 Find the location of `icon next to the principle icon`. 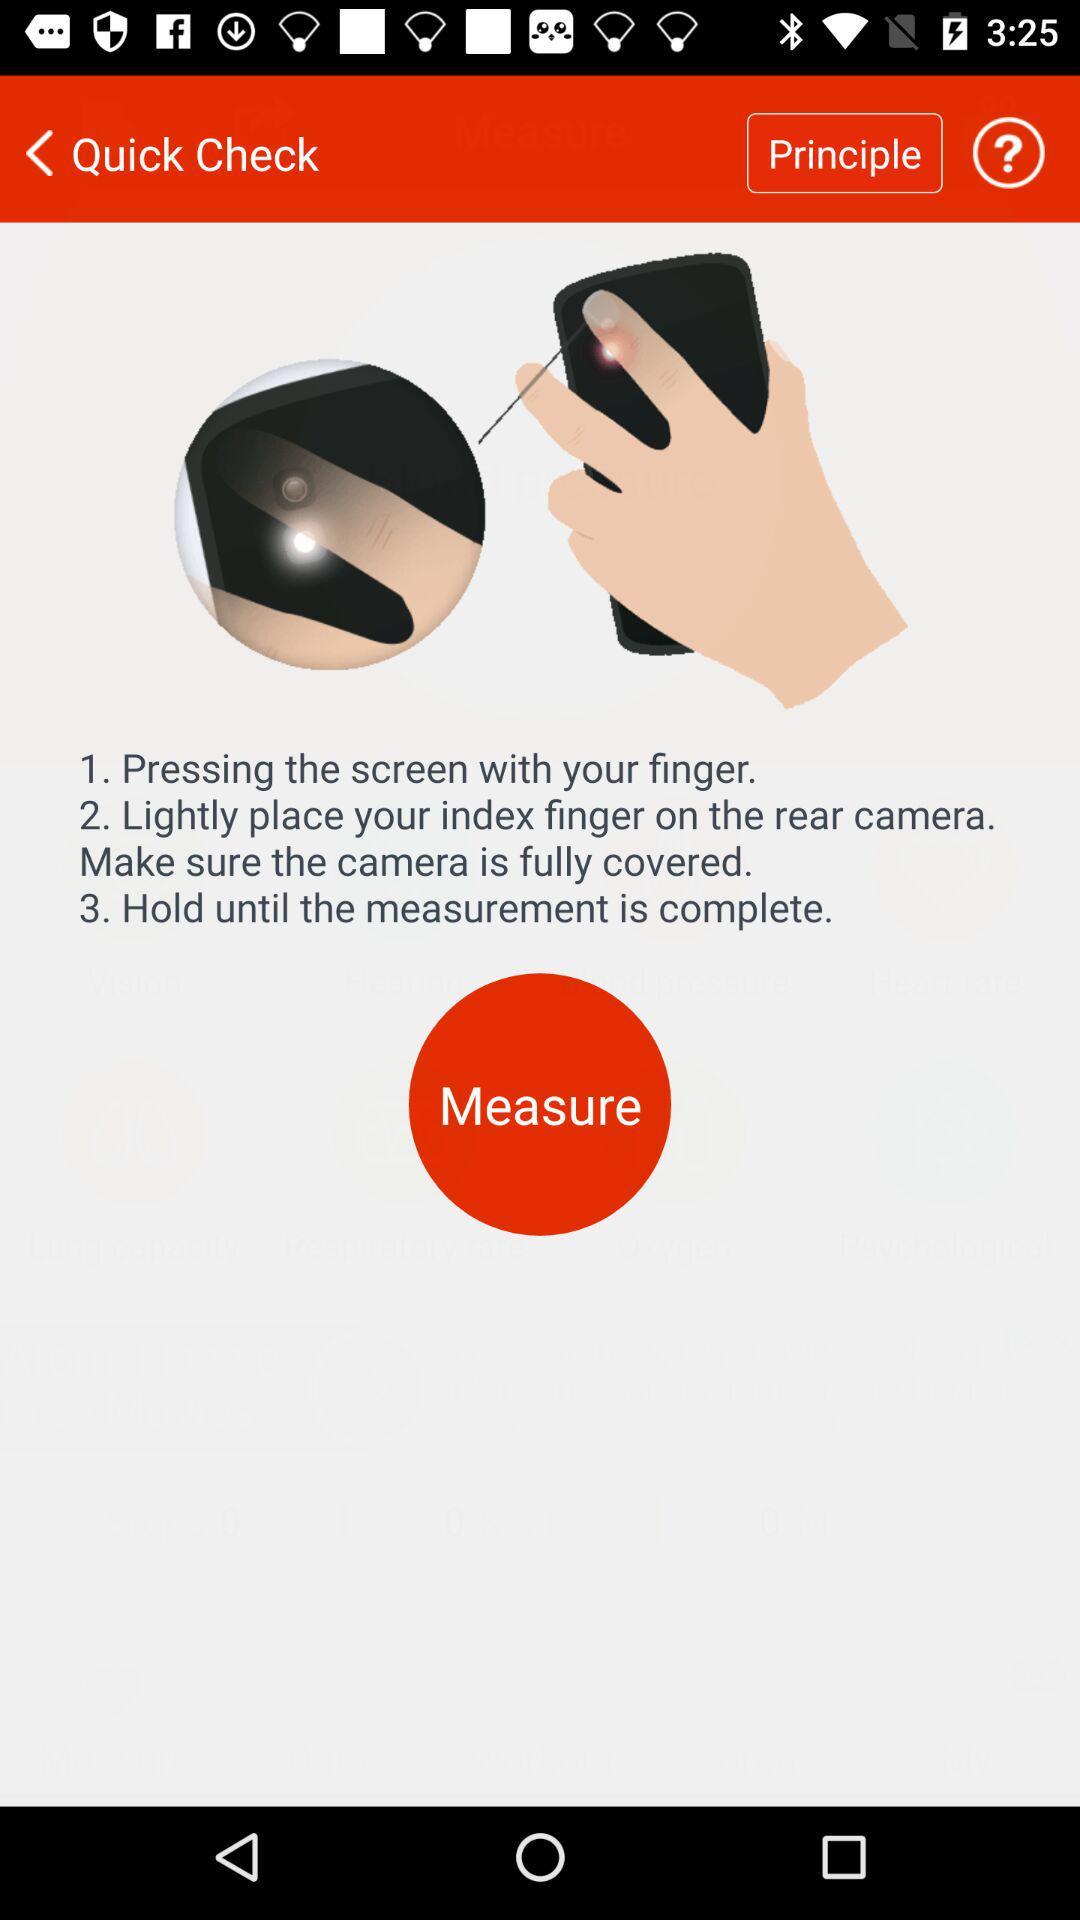

icon next to the principle icon is located at coordinates (373, 139).